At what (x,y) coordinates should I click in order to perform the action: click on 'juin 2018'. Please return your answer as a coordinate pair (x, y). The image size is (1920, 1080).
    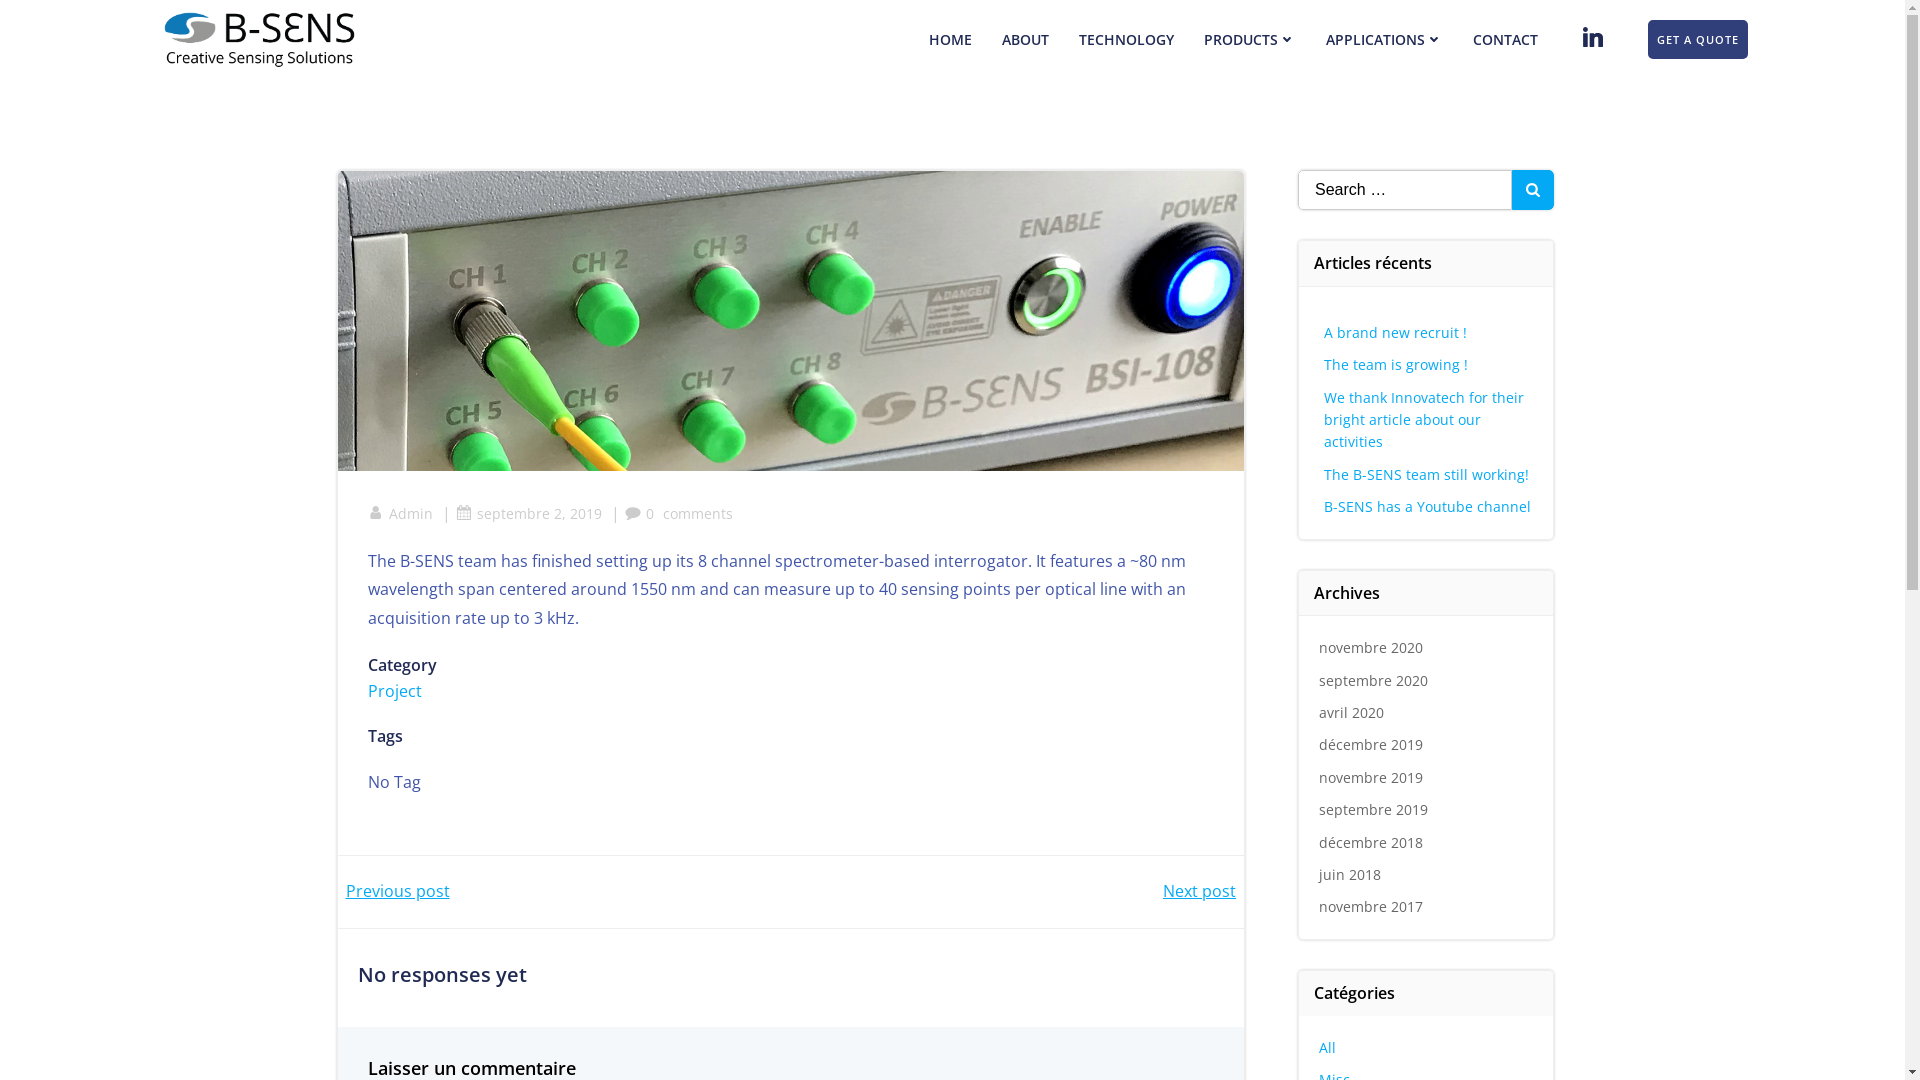
    Looking at the image, I should click on (1349, 873).